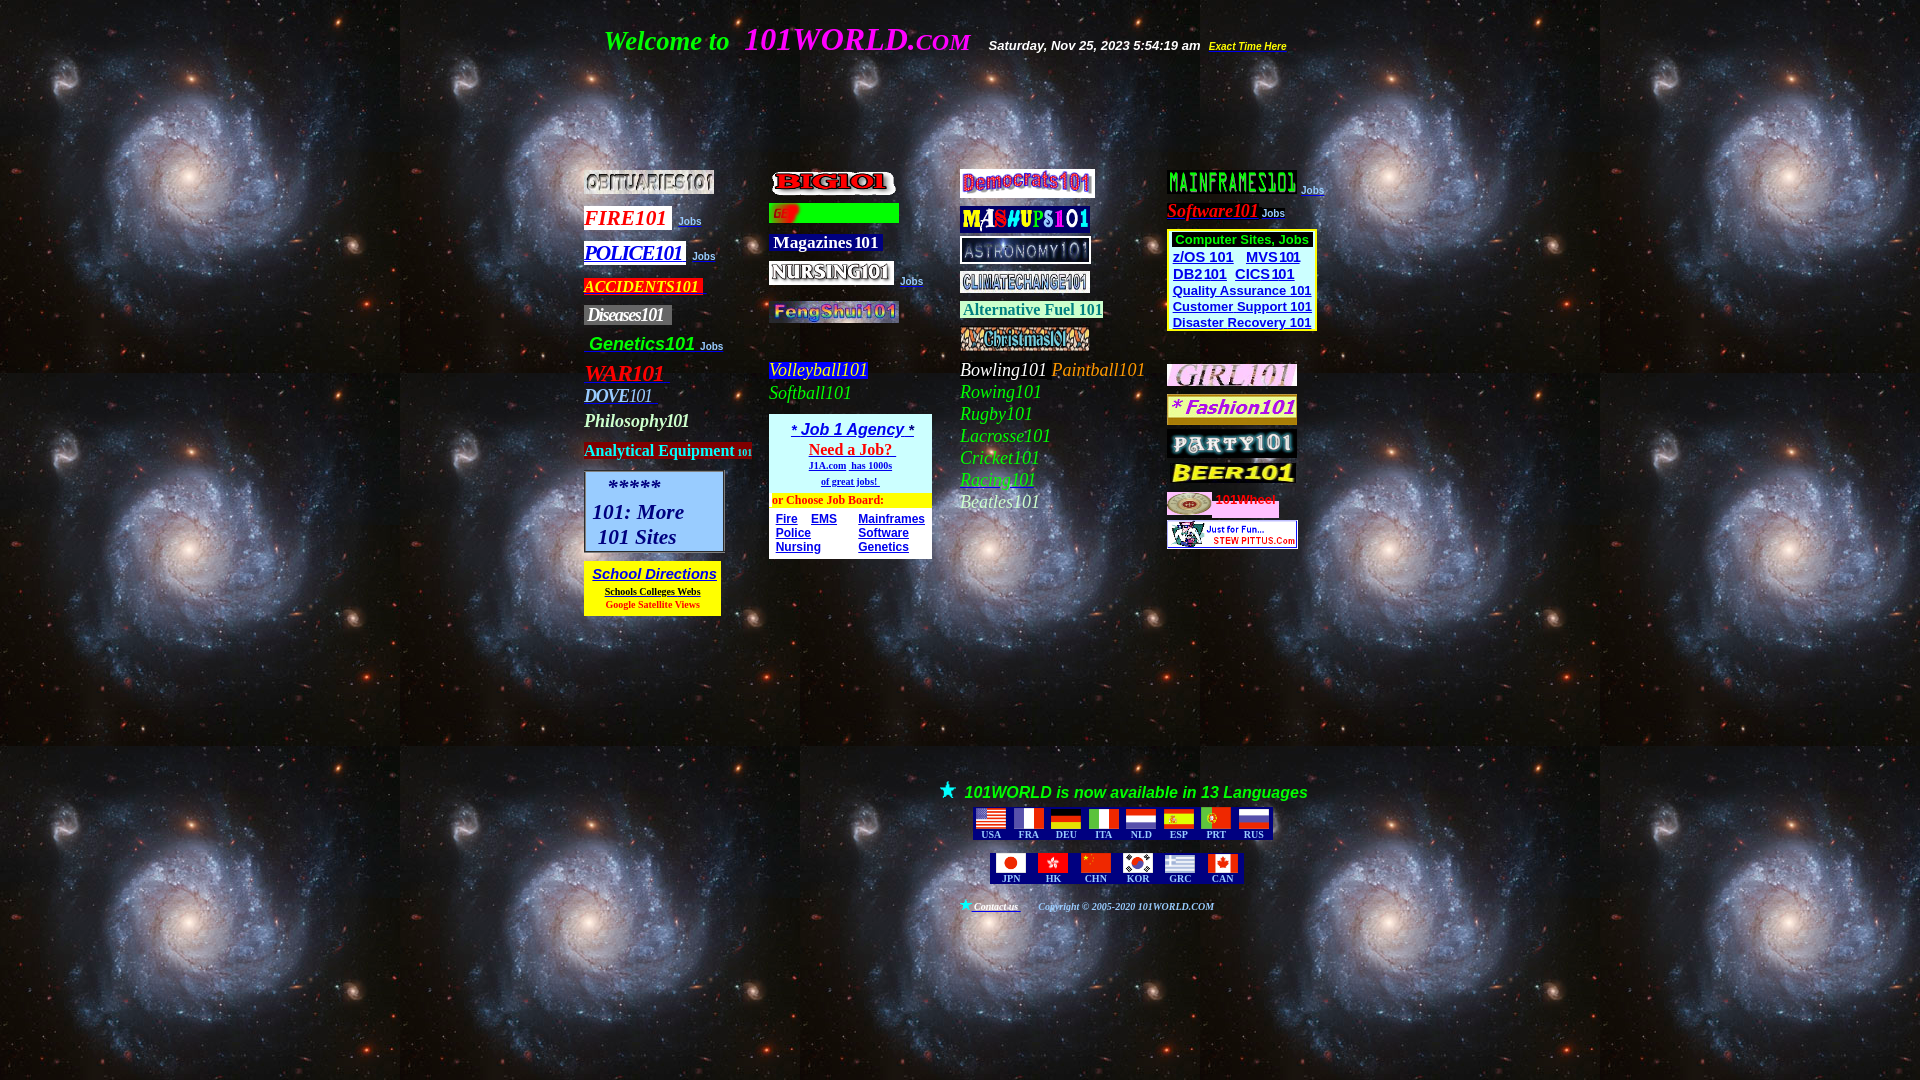 Image resolution: width=1920 pixels, height=1080 pixels. What do you see at coordinates (1198, 320) in the screenshot?
I see `'Disaster'` at bounding box center [1198, 320].